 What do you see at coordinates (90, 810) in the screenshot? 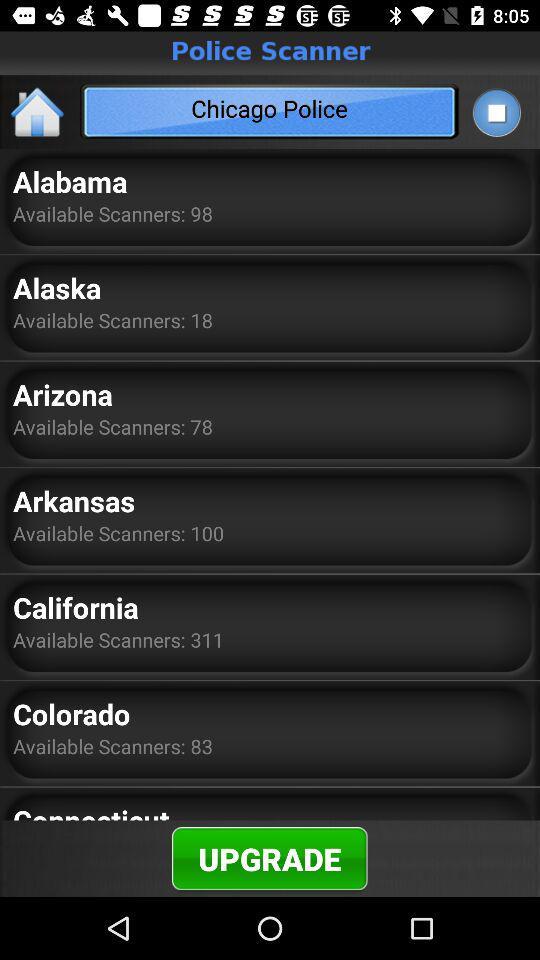
I see `the item below the available scanners: 83 icon` at bounding box center [90, 810].